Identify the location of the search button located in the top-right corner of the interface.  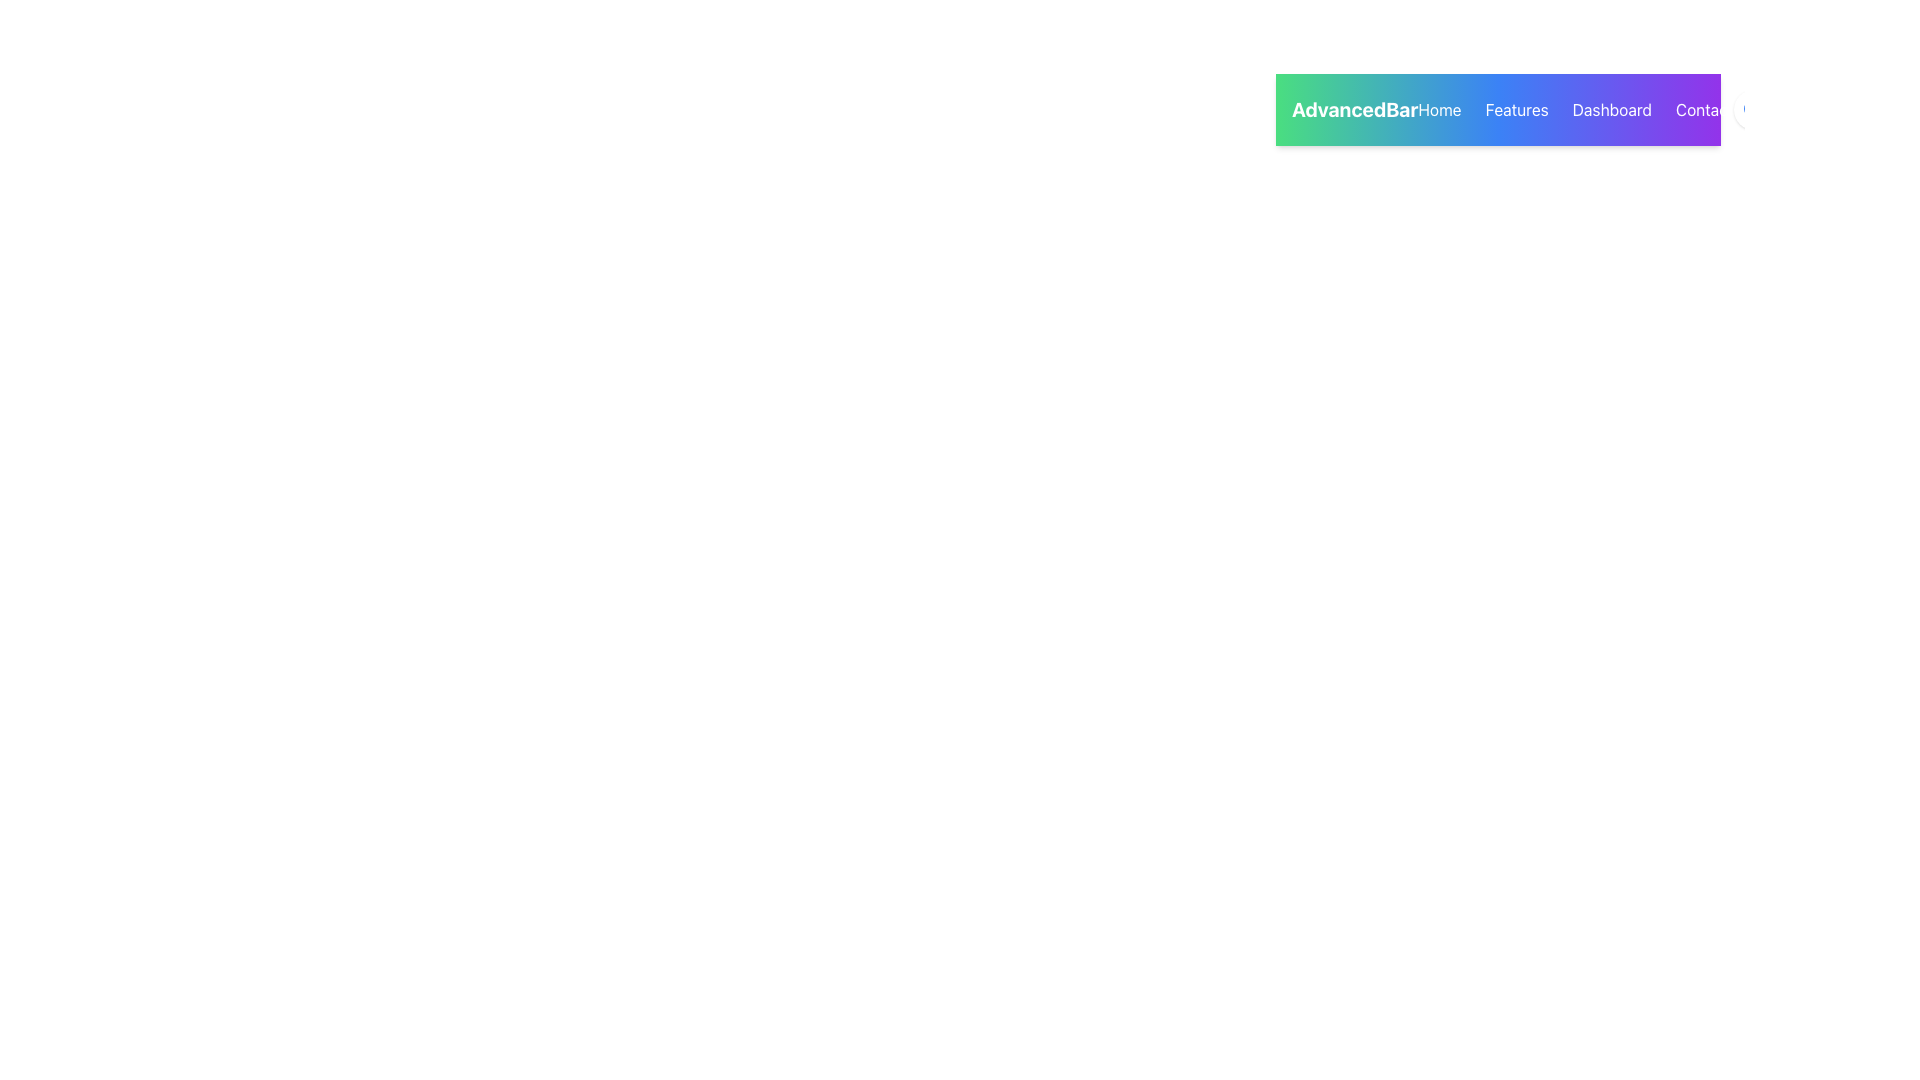
(1752, 110).